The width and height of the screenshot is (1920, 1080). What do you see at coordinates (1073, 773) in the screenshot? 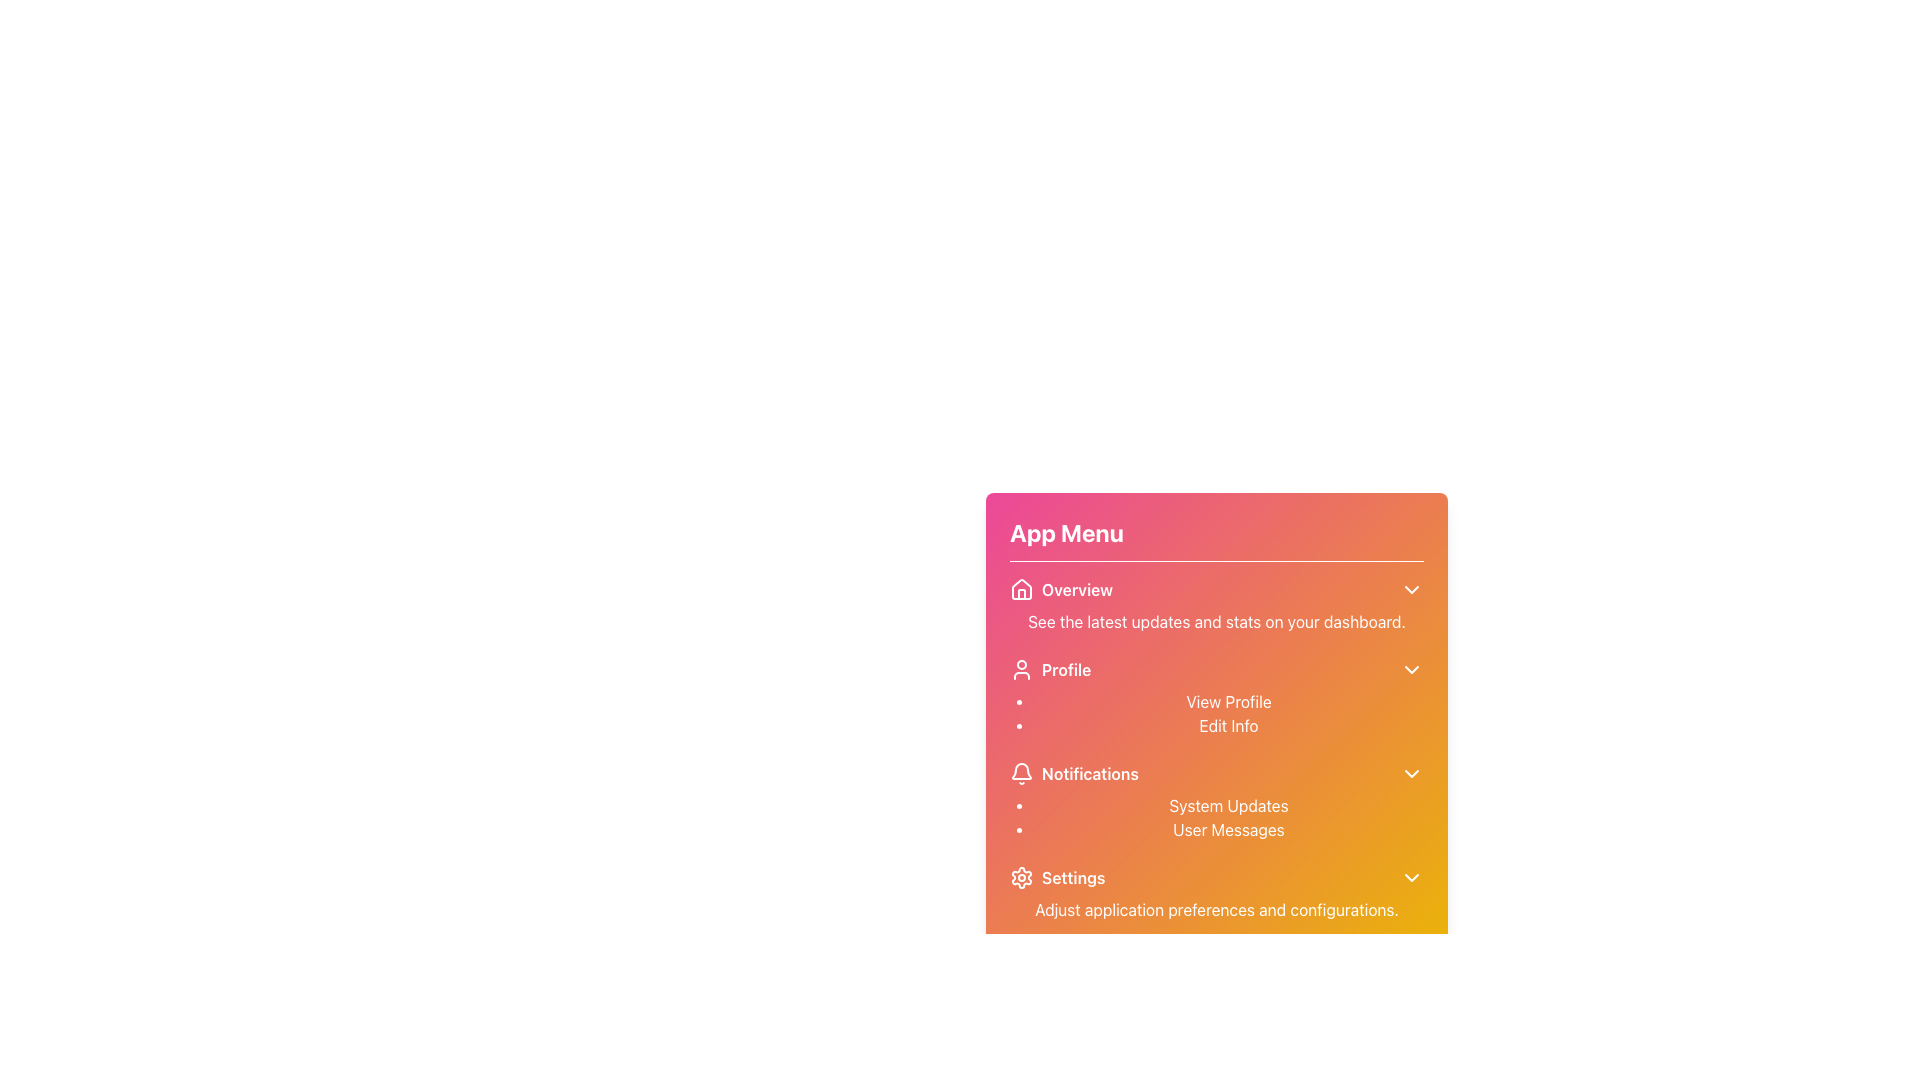
I see `the third primary menu item in the menu panel that allows users` at bounding box center [1073, 773].